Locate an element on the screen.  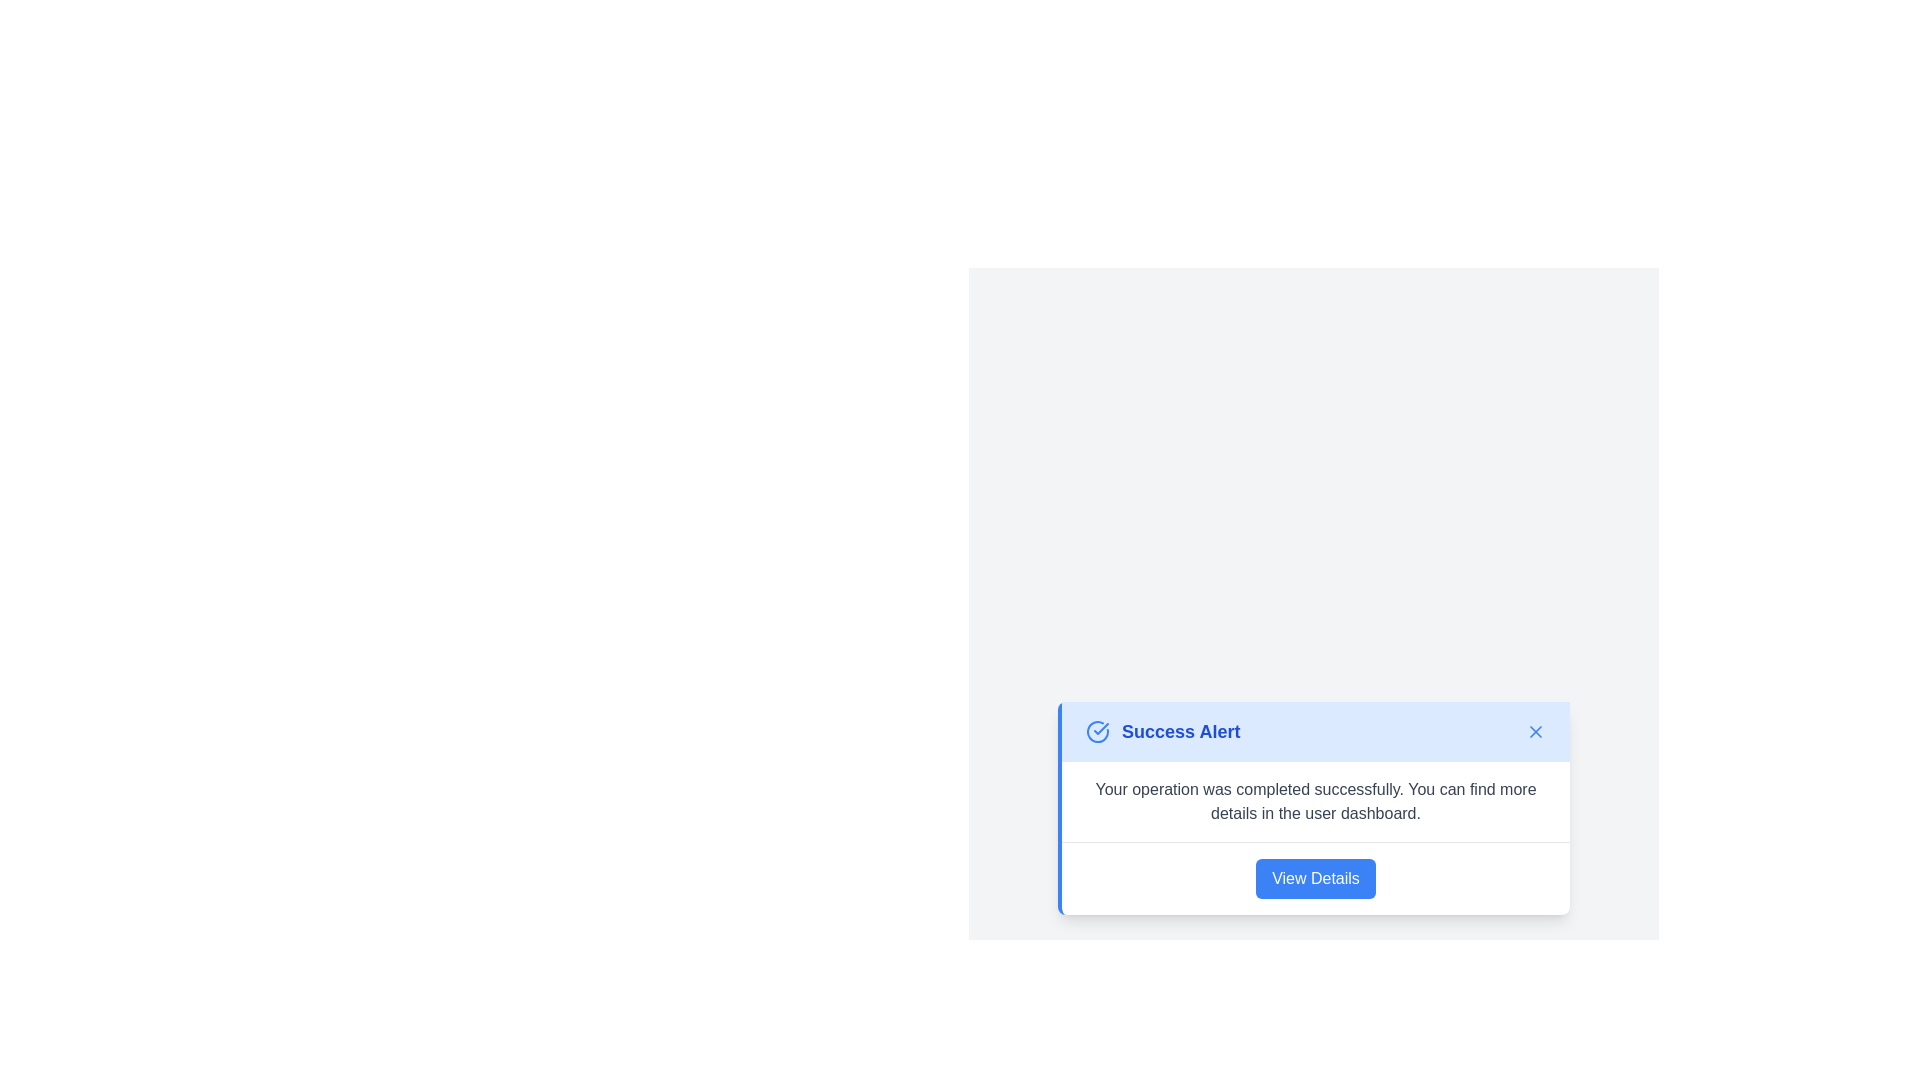
title of the Notification bar located at the top section of the card-shaped notification block, which indicates a successful operation is located at coordinates (1315, 731).